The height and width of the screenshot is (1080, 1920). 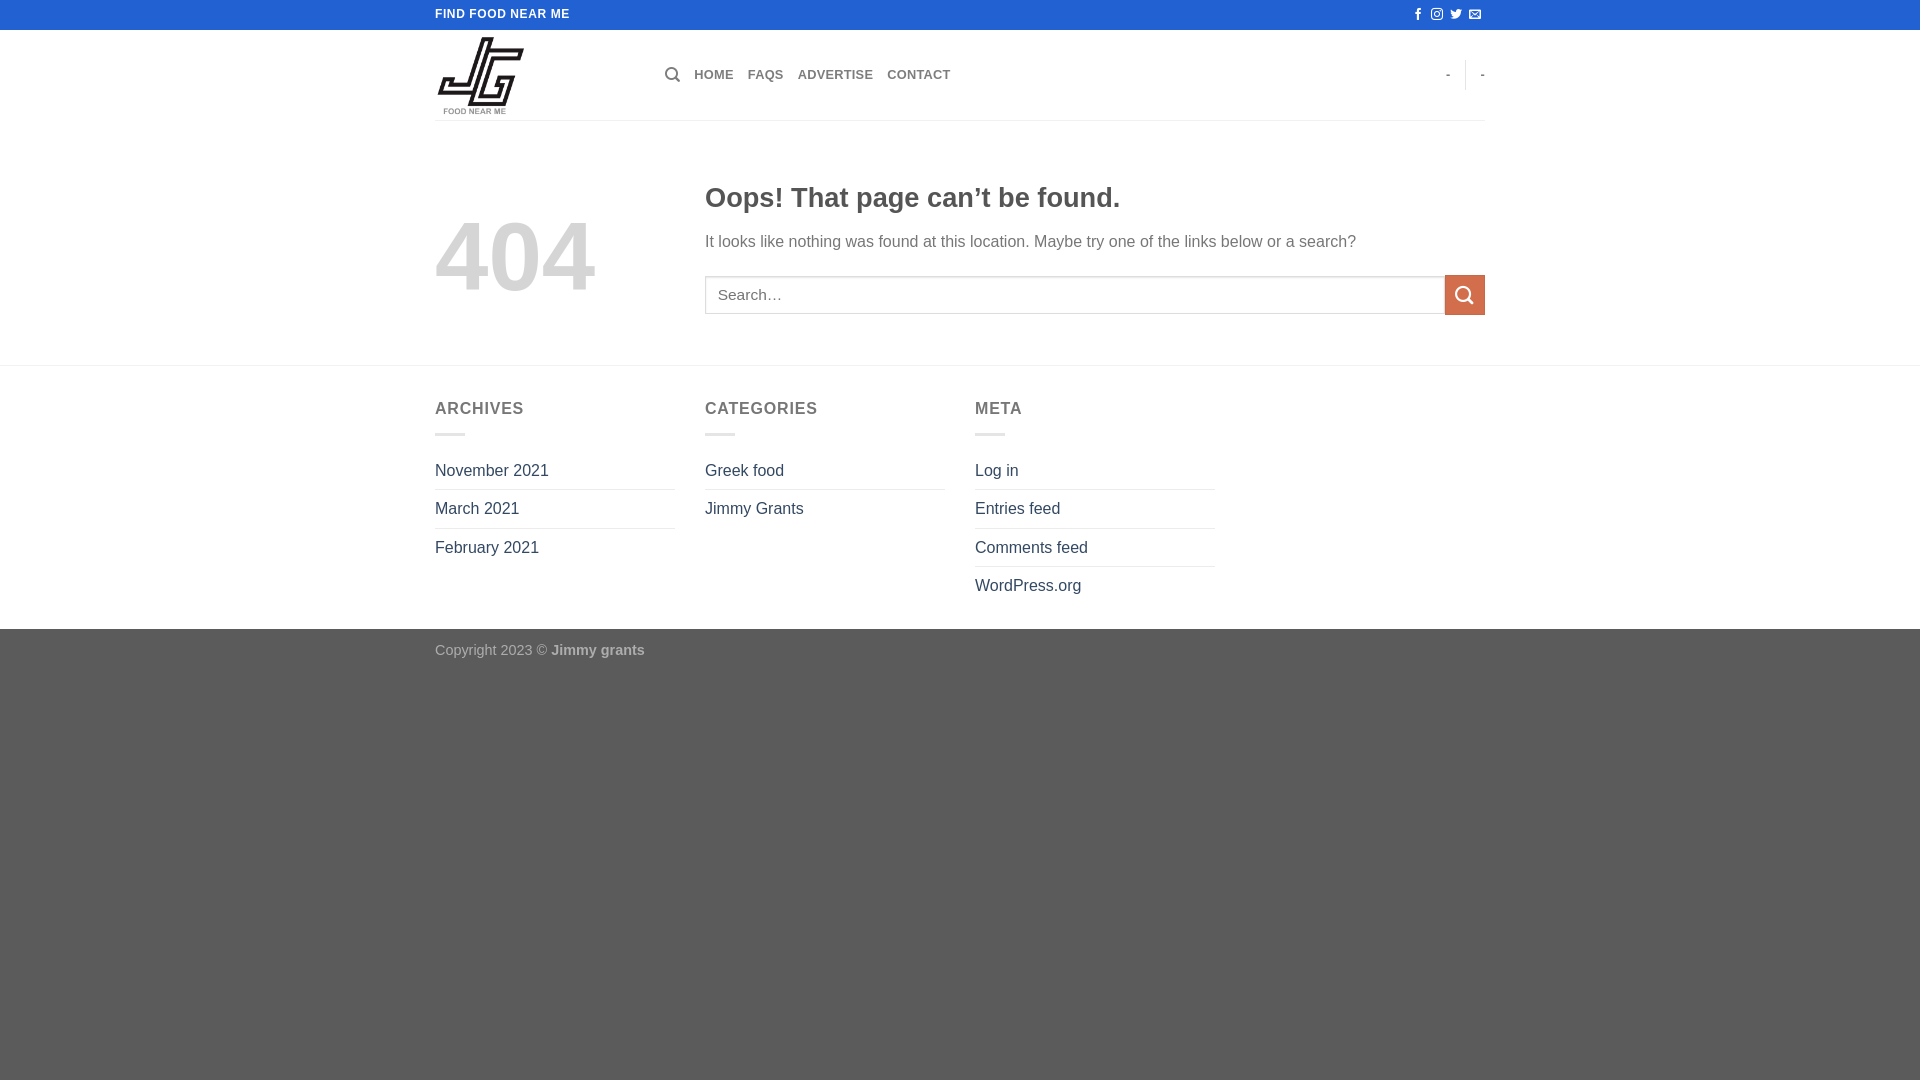 I want to click on 'WordPress.org', so click(x=1027, y=585).